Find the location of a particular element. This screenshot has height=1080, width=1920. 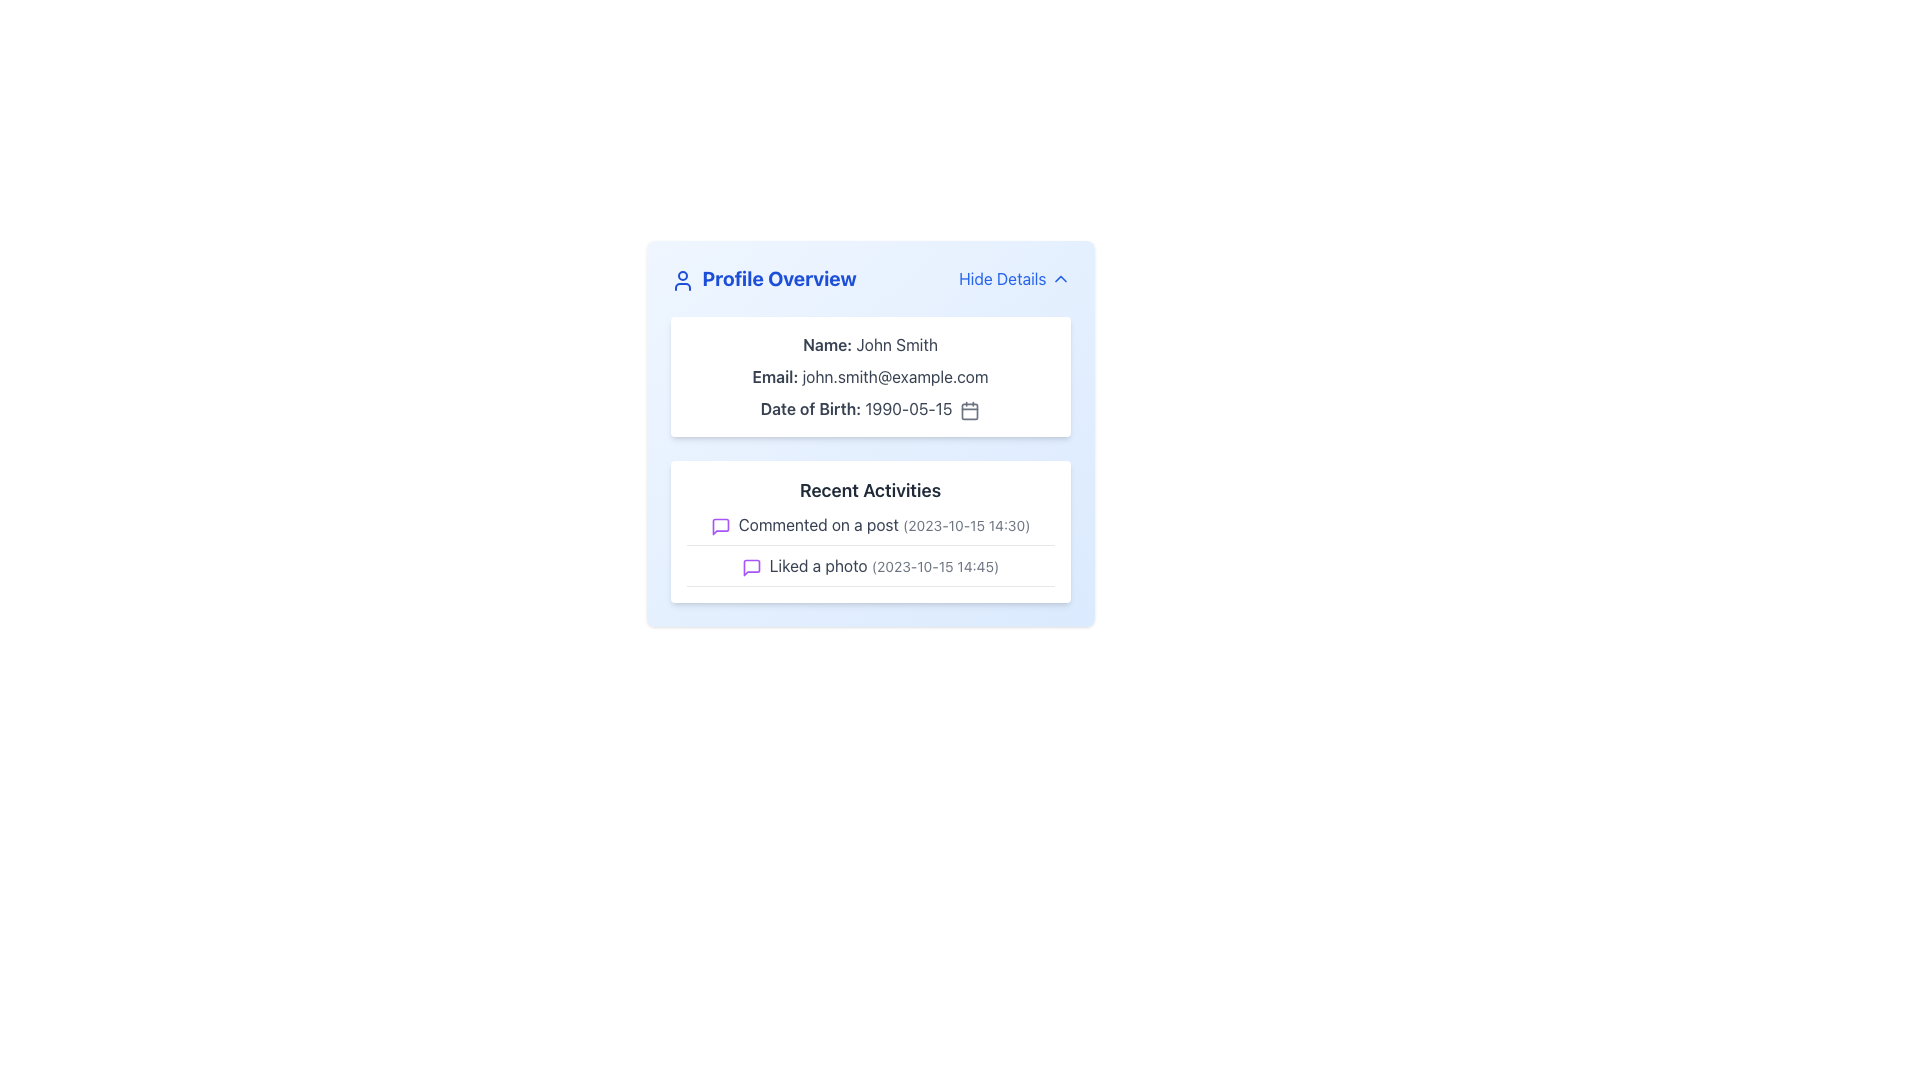

the small upward-pointing chevron icon located next to the 'Hide Details' text at the top-right corner of the blue-bordered profile overview card is located at coordinates (1059, 278).